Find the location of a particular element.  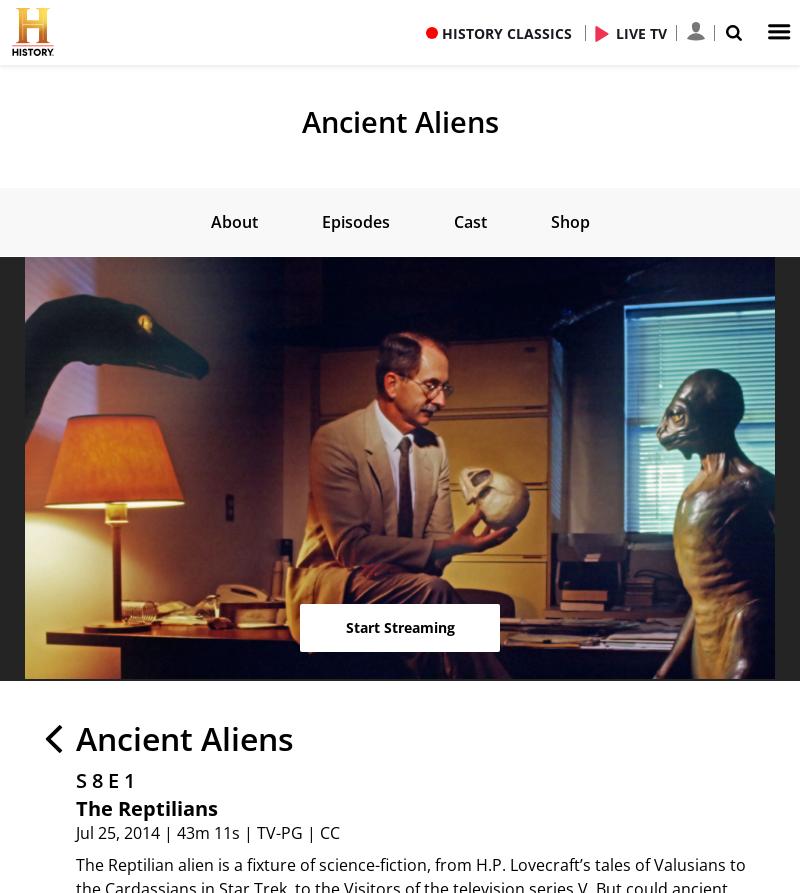

'S 8' is located at coordinates (89, 778).